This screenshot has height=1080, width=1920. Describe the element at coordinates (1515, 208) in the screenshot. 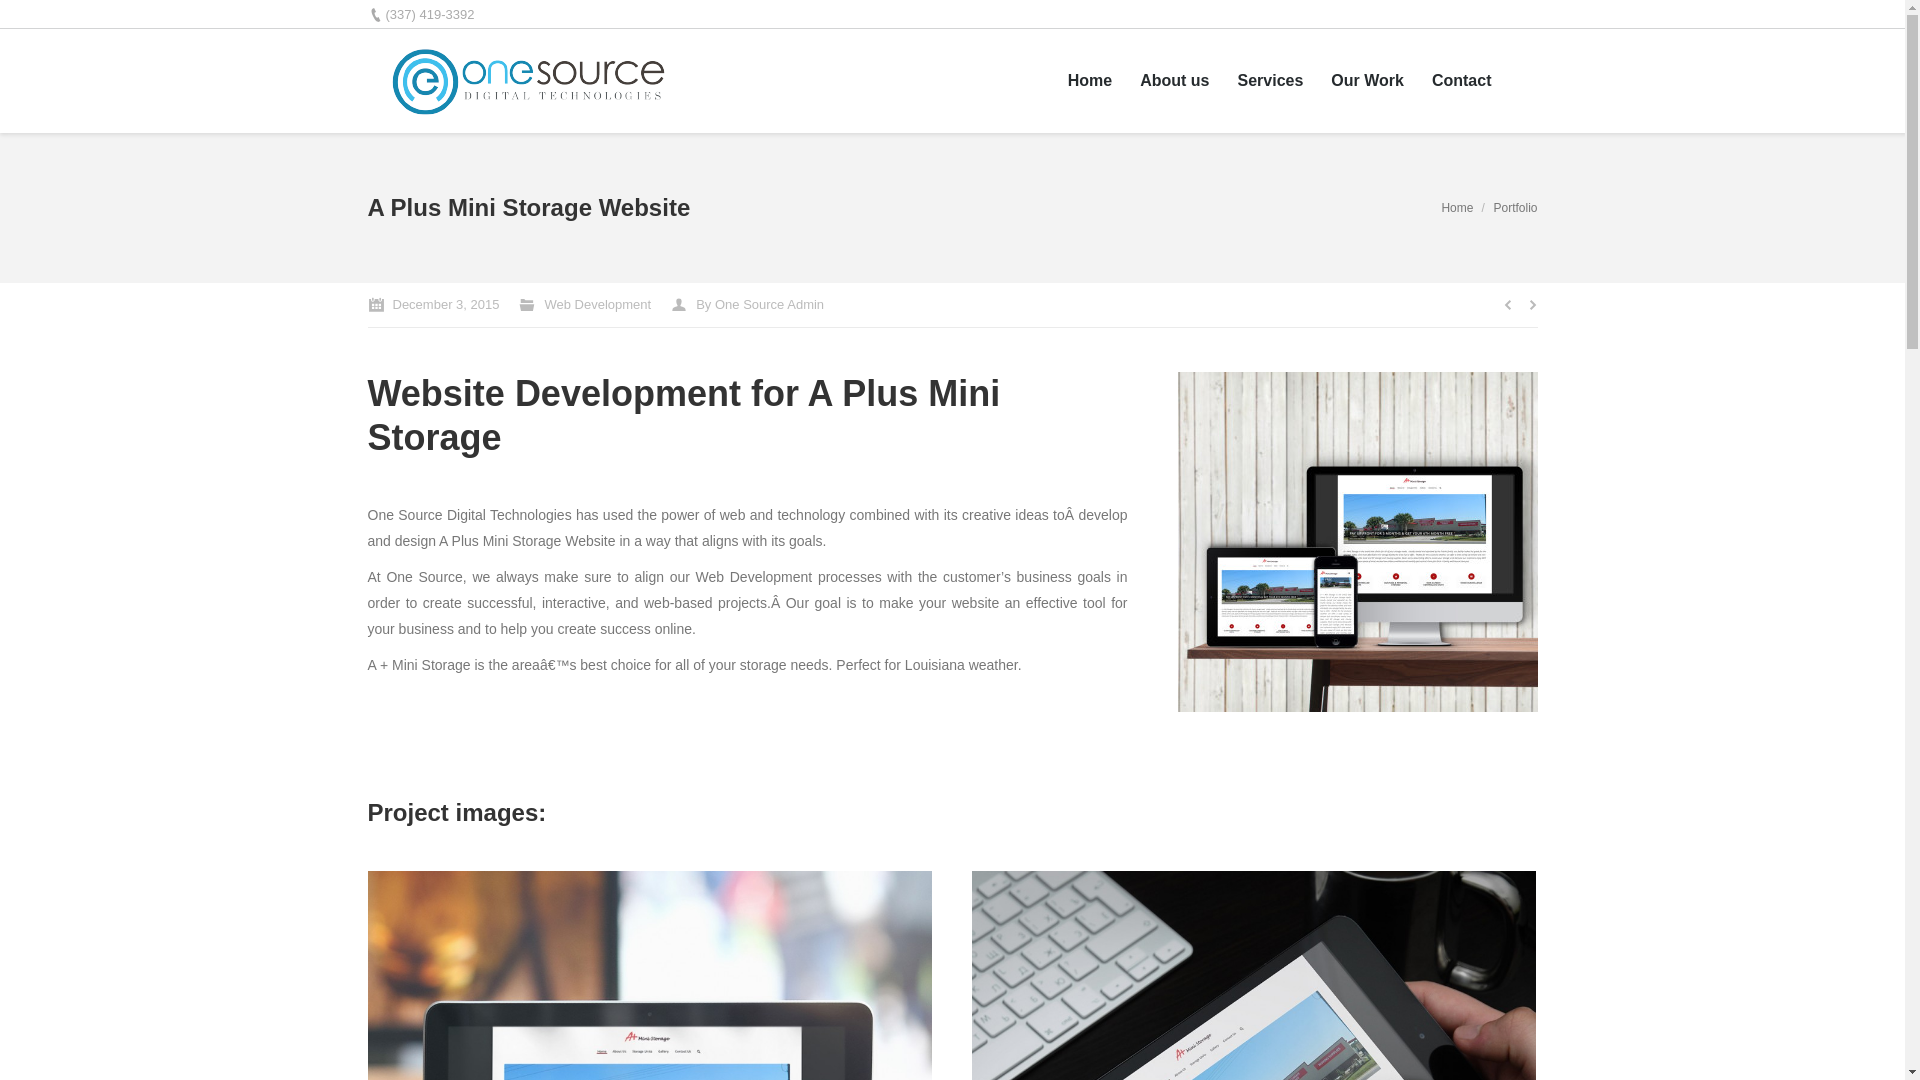

I see `'Portfolio'` at that location.